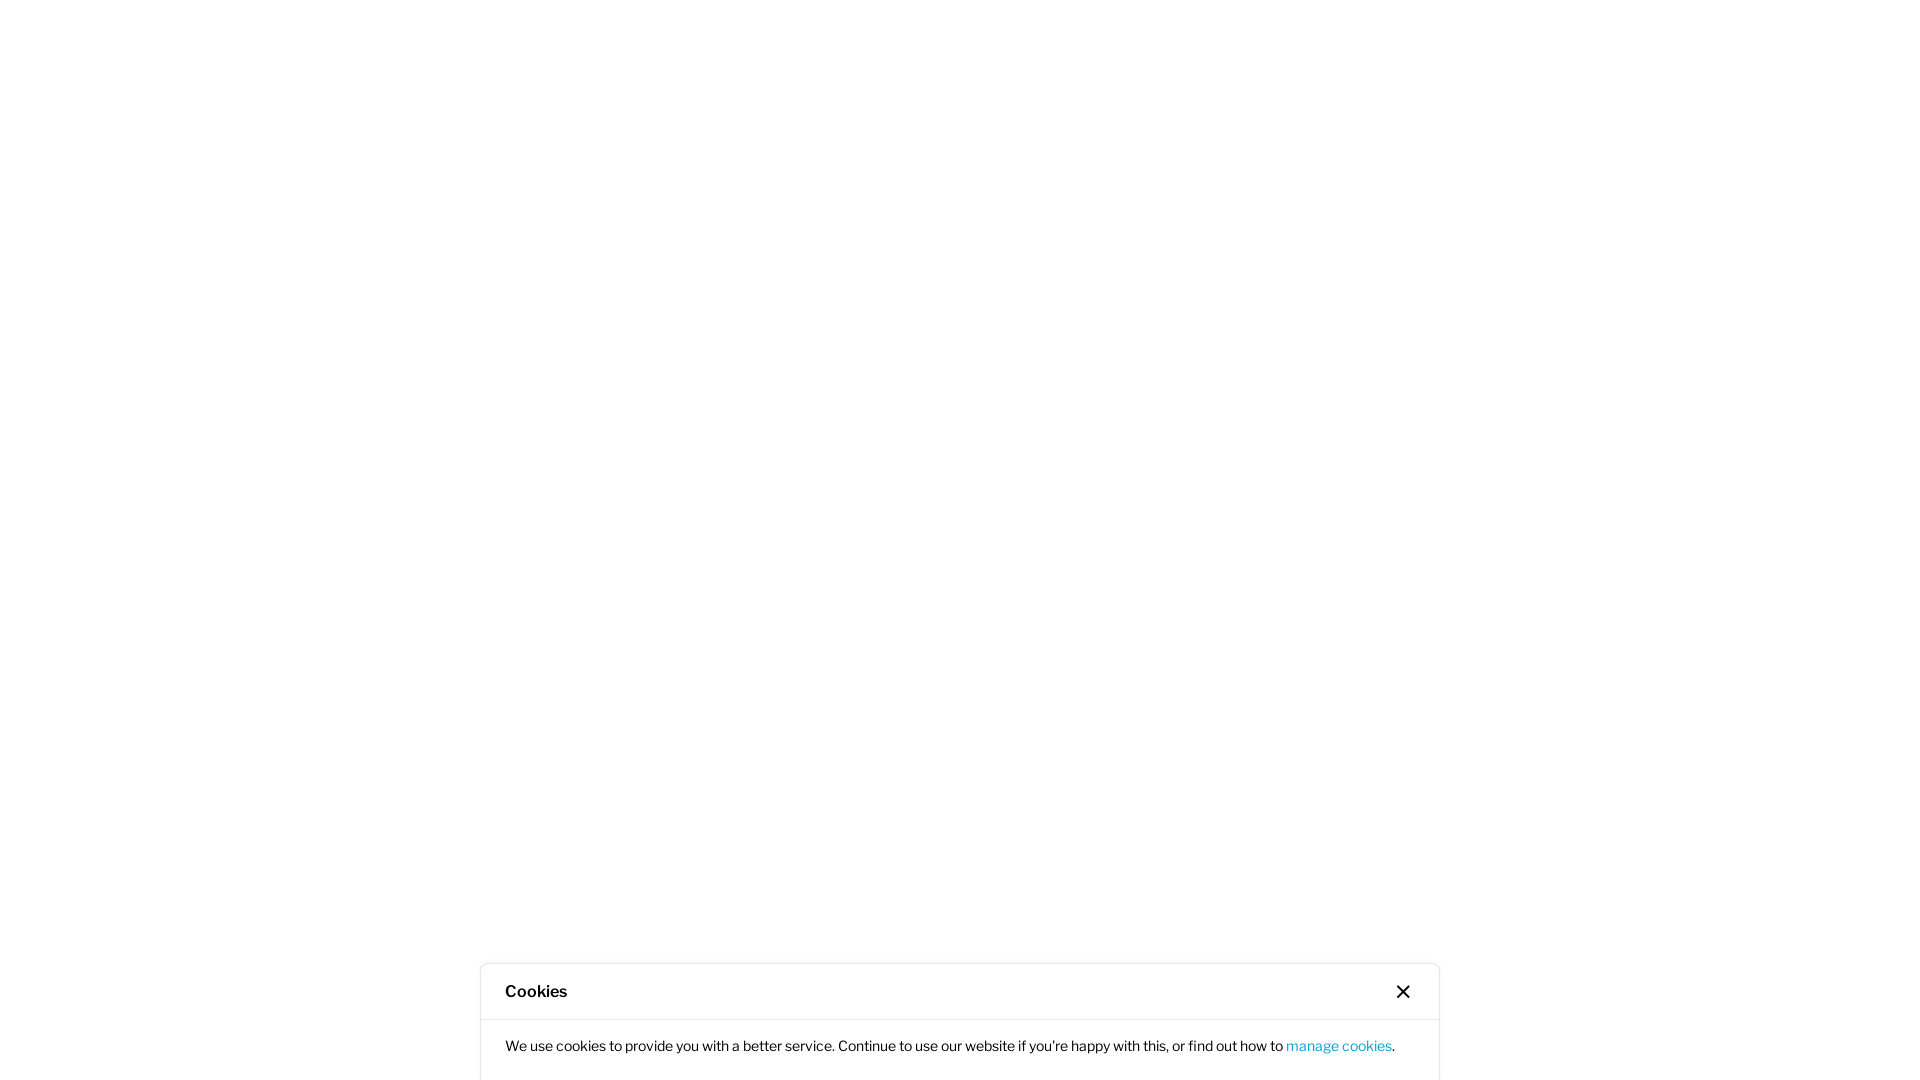 The image size is (1920, 1080). What do you see at coordinates (1339, 1044) in the screenshot?
I see `'manage cookies'` at bounding box center [1339, 1044].